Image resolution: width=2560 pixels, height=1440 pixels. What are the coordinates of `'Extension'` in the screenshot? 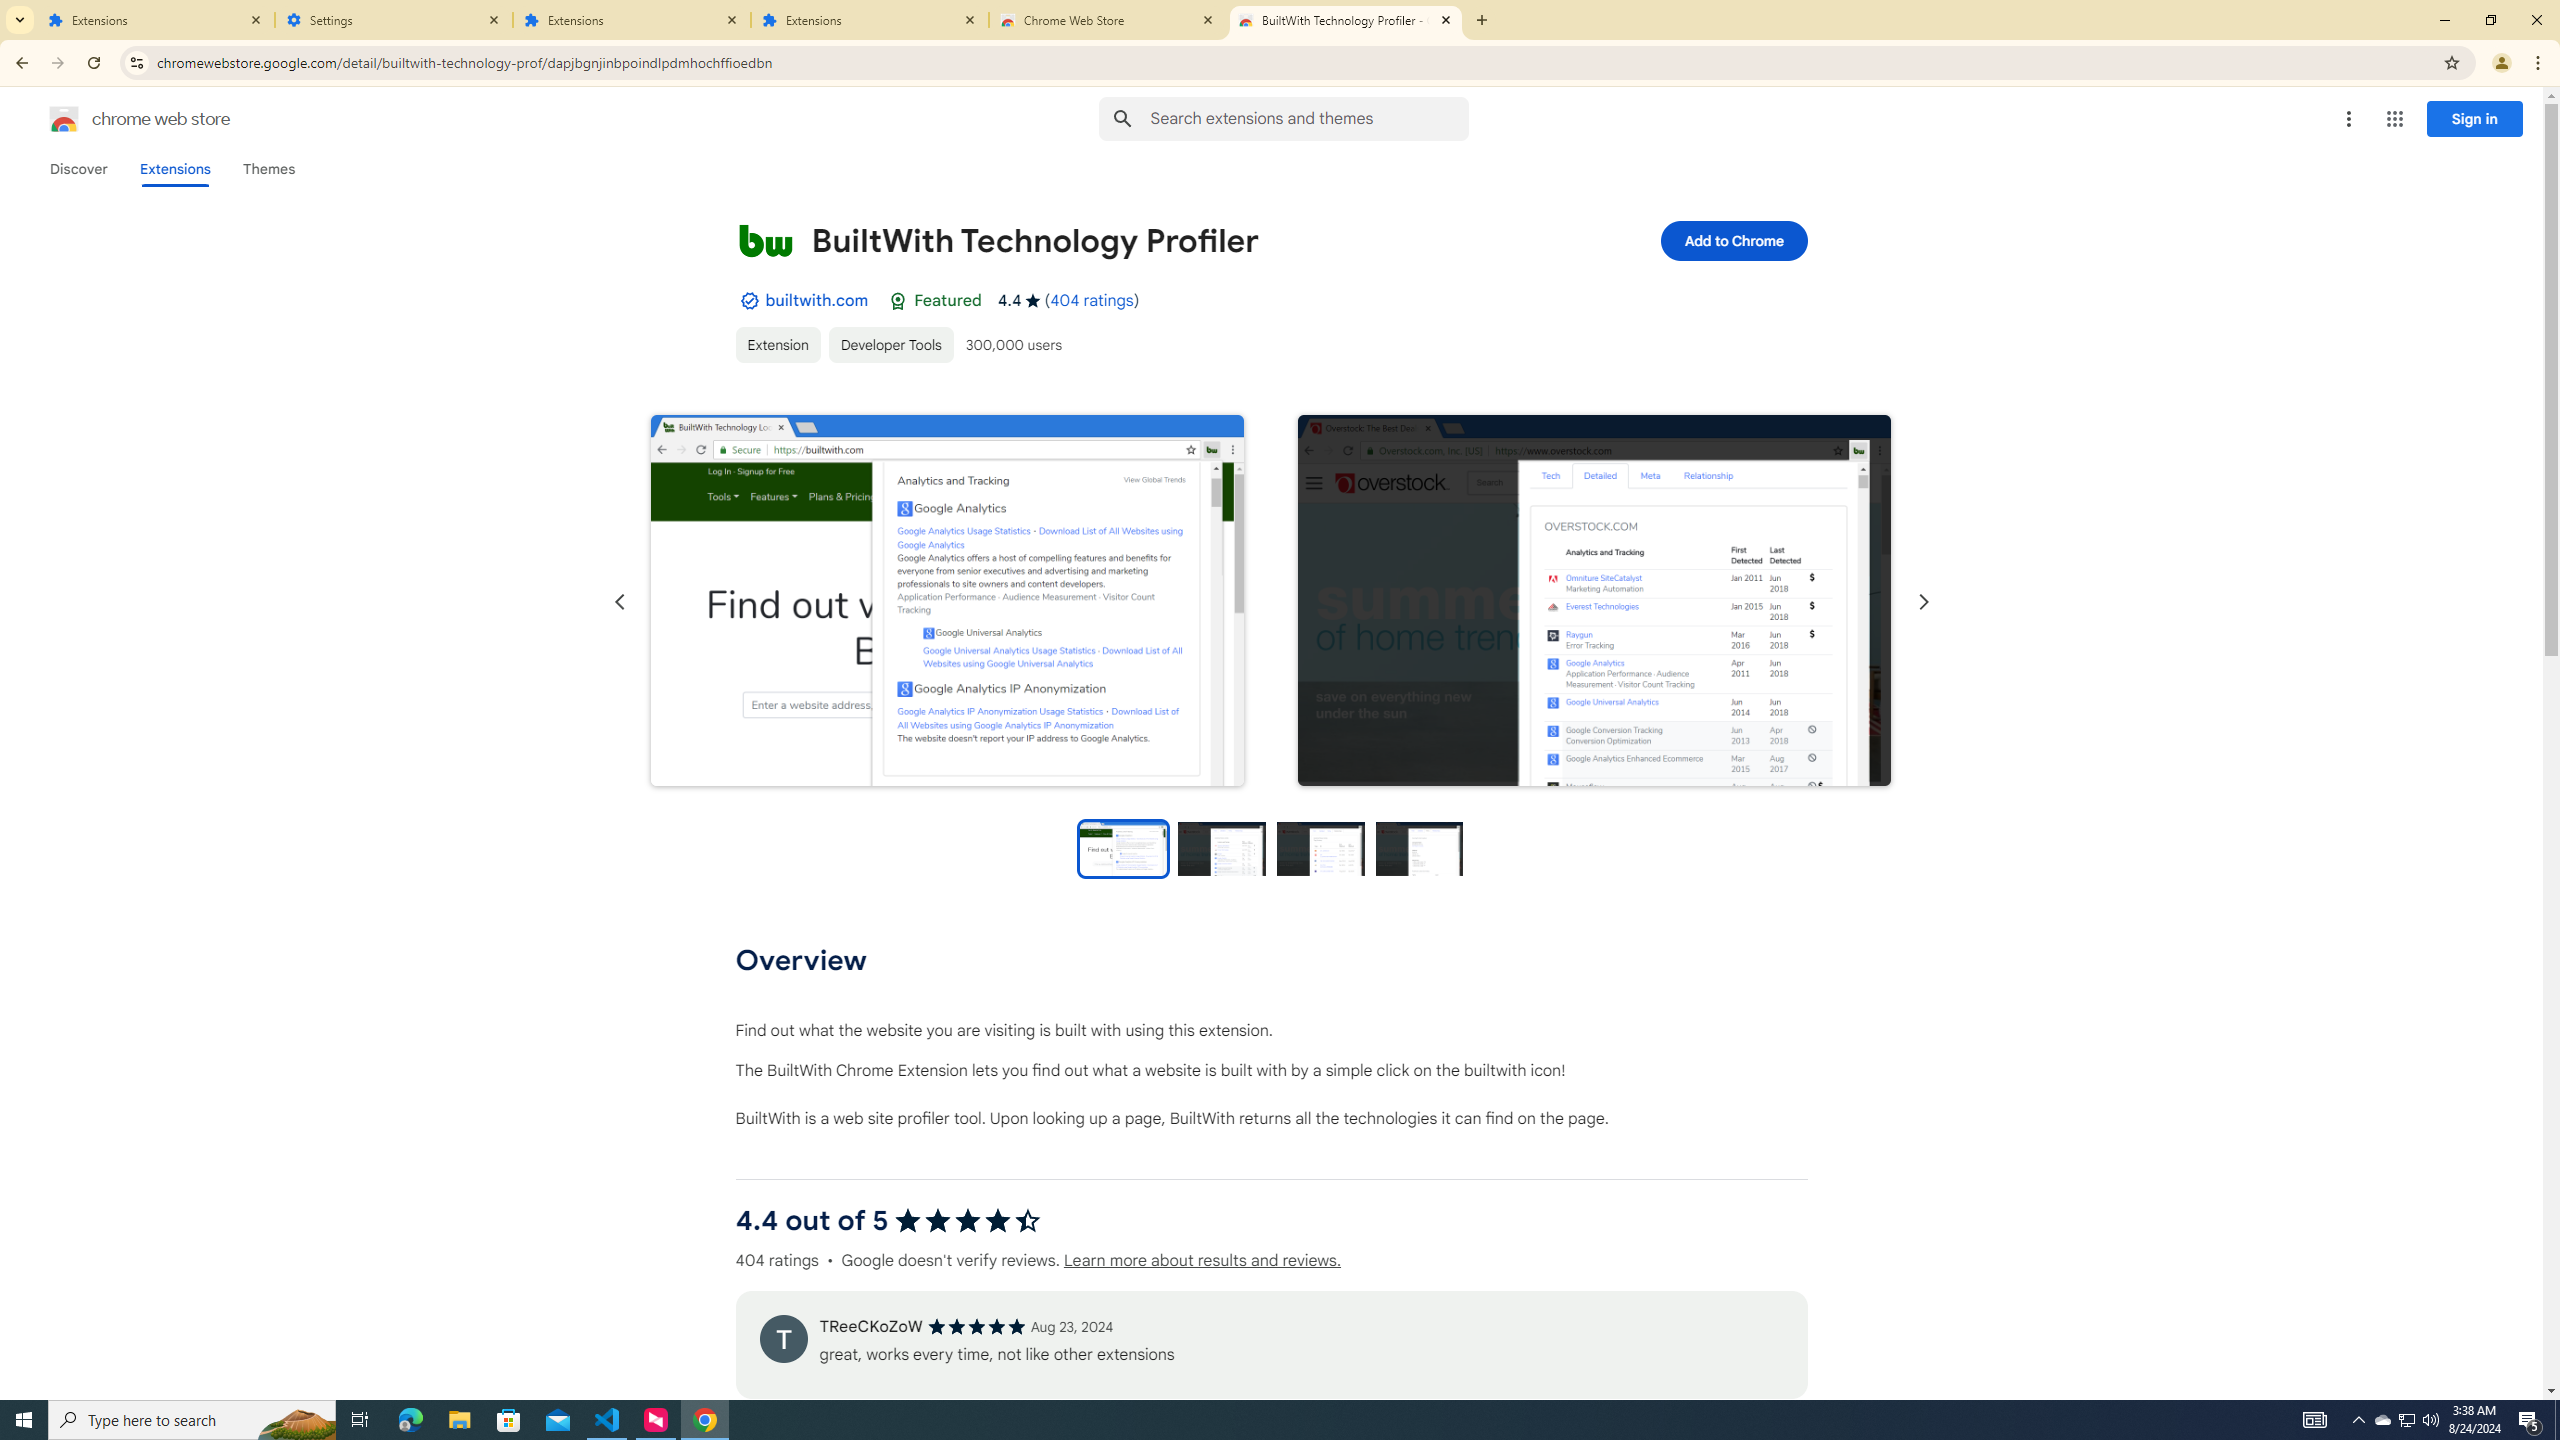 It's located at (778, 344).